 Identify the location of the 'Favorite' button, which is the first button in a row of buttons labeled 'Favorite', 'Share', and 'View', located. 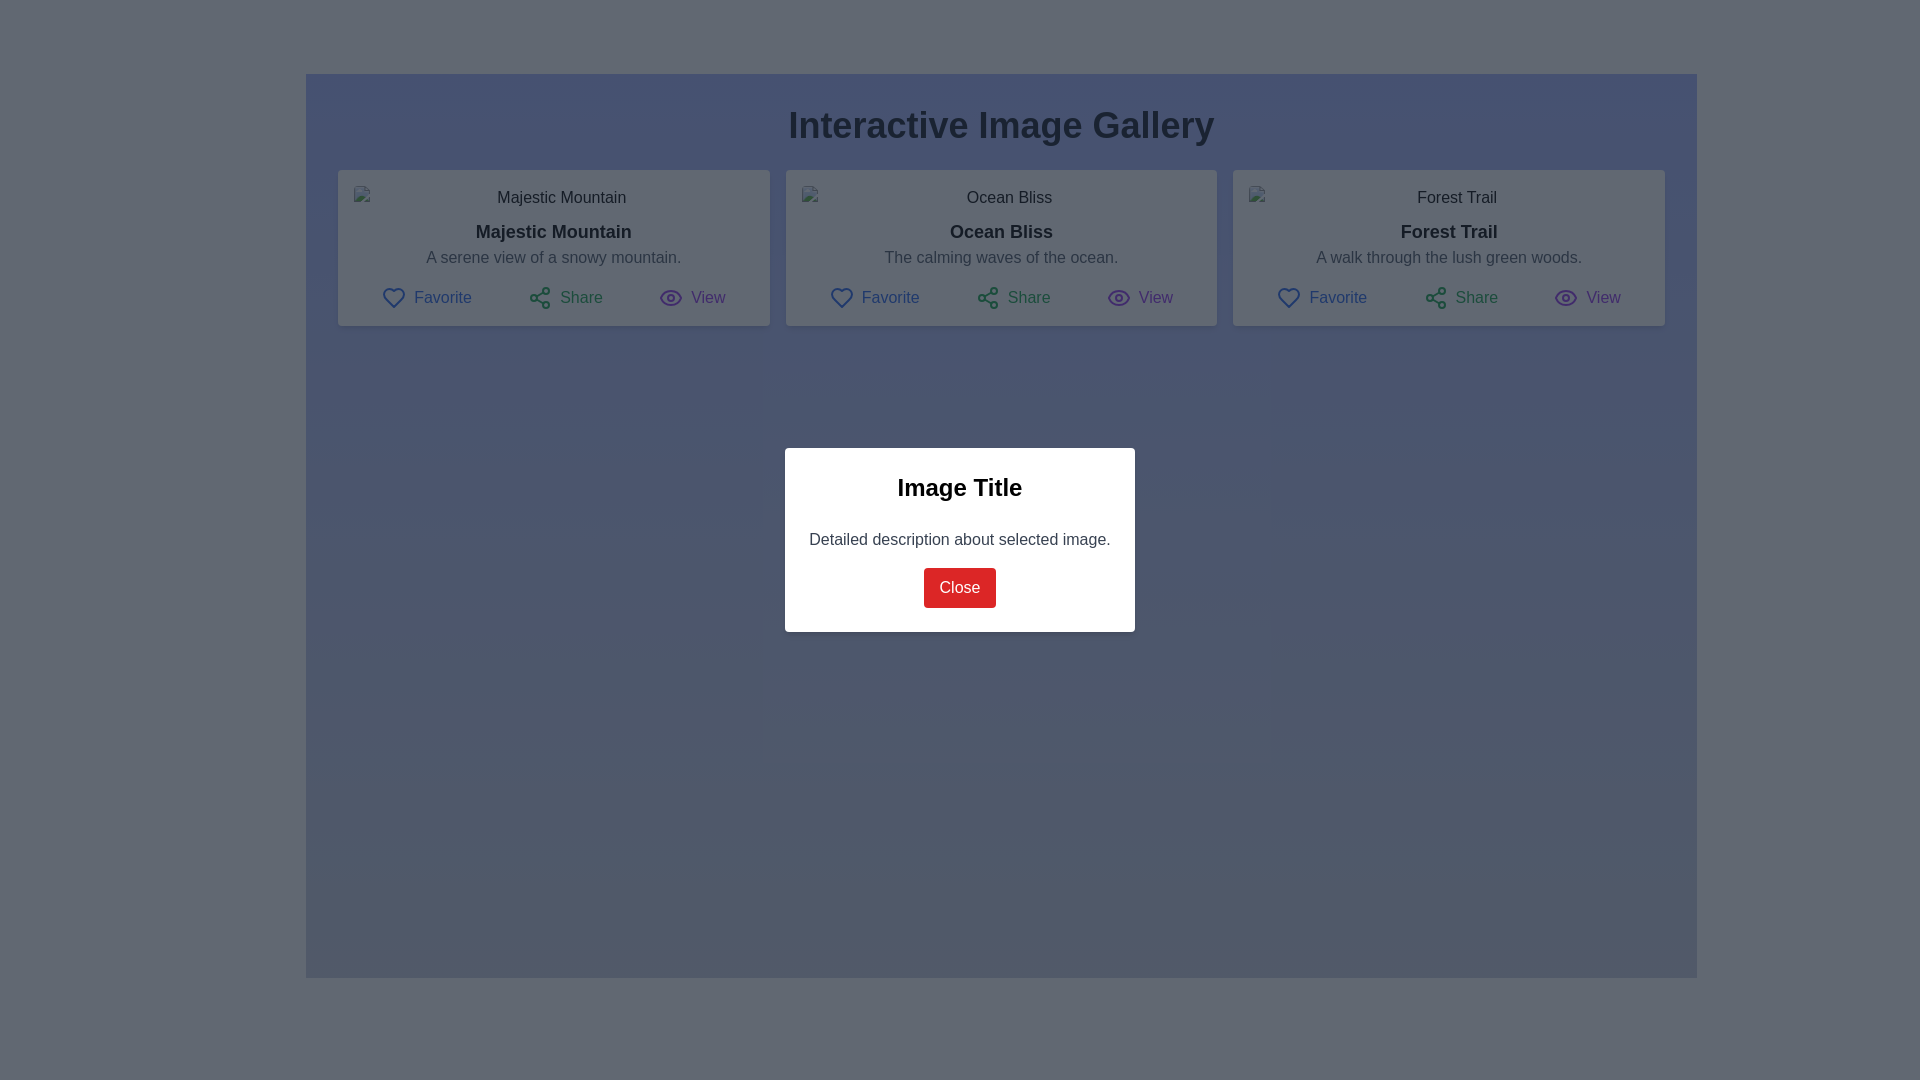
(874, 297).